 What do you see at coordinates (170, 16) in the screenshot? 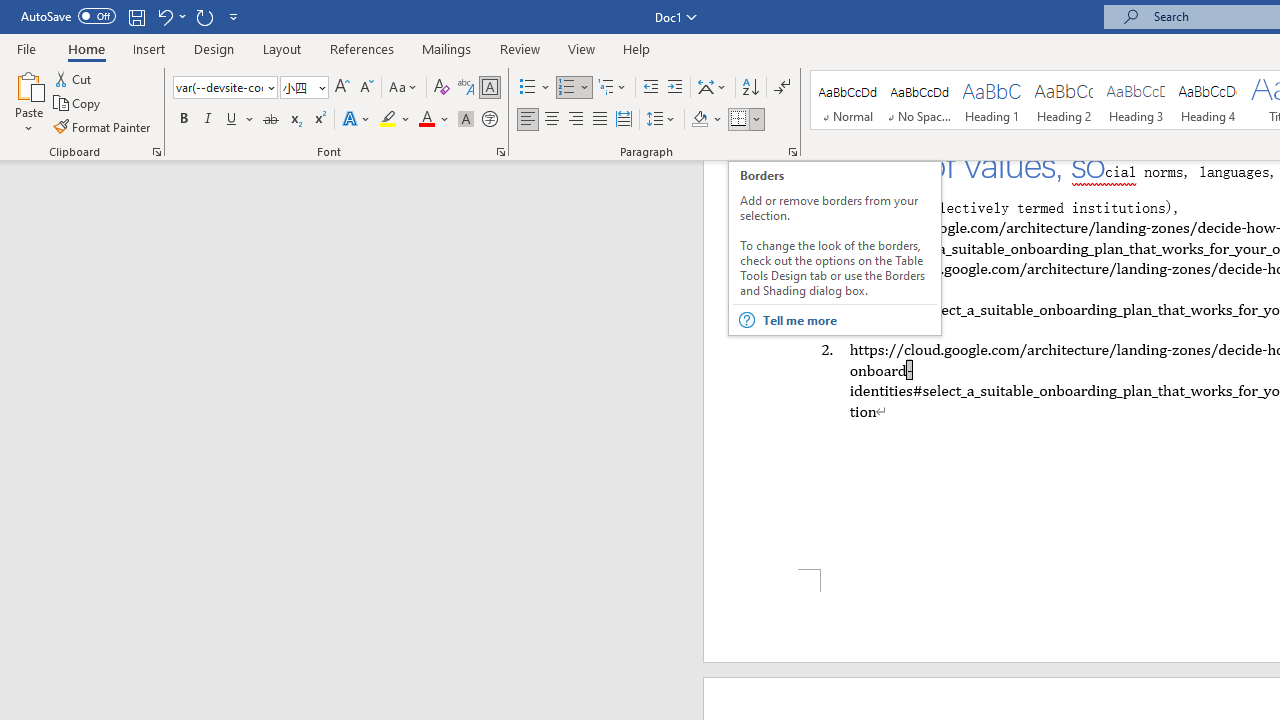
I see `'Undo Border Bottom'` at bounding box center [170, 16].